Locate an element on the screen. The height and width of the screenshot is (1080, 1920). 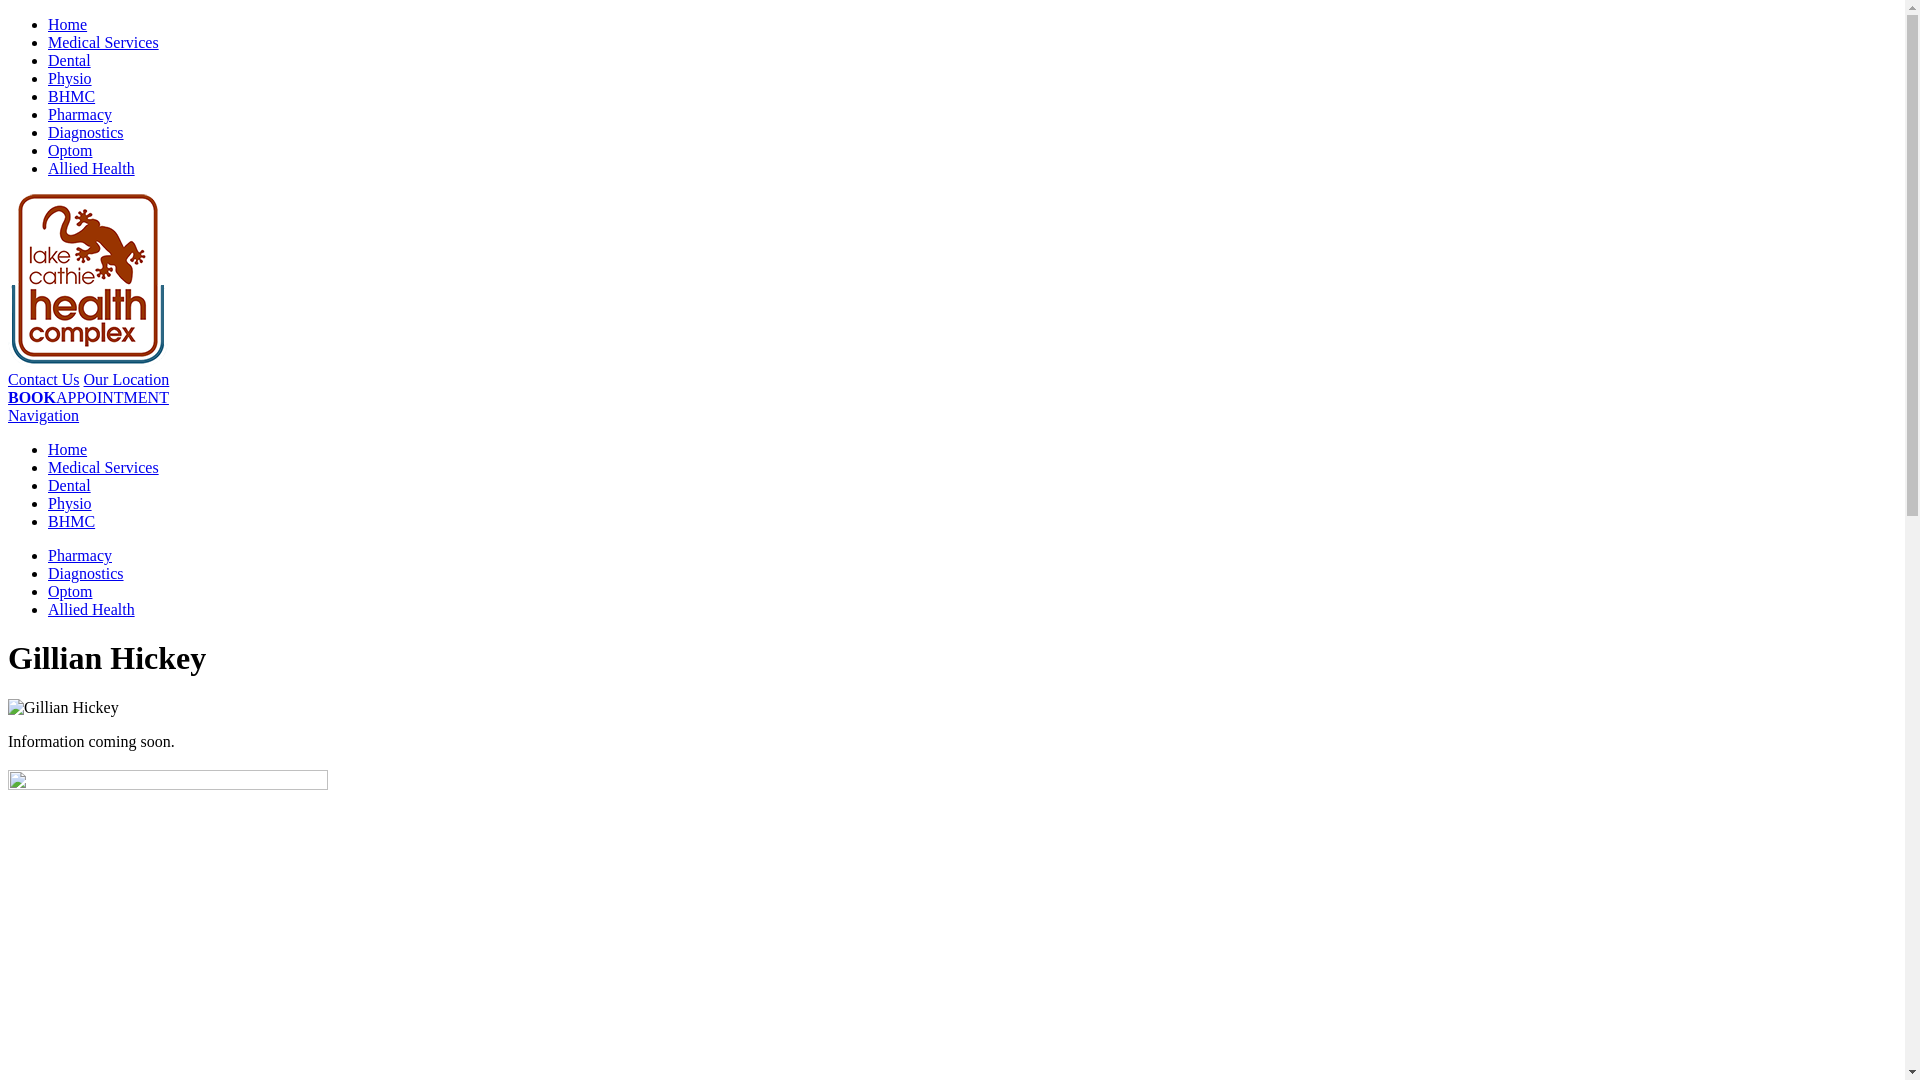
'Our Location' is located at coordinates (125, 379).